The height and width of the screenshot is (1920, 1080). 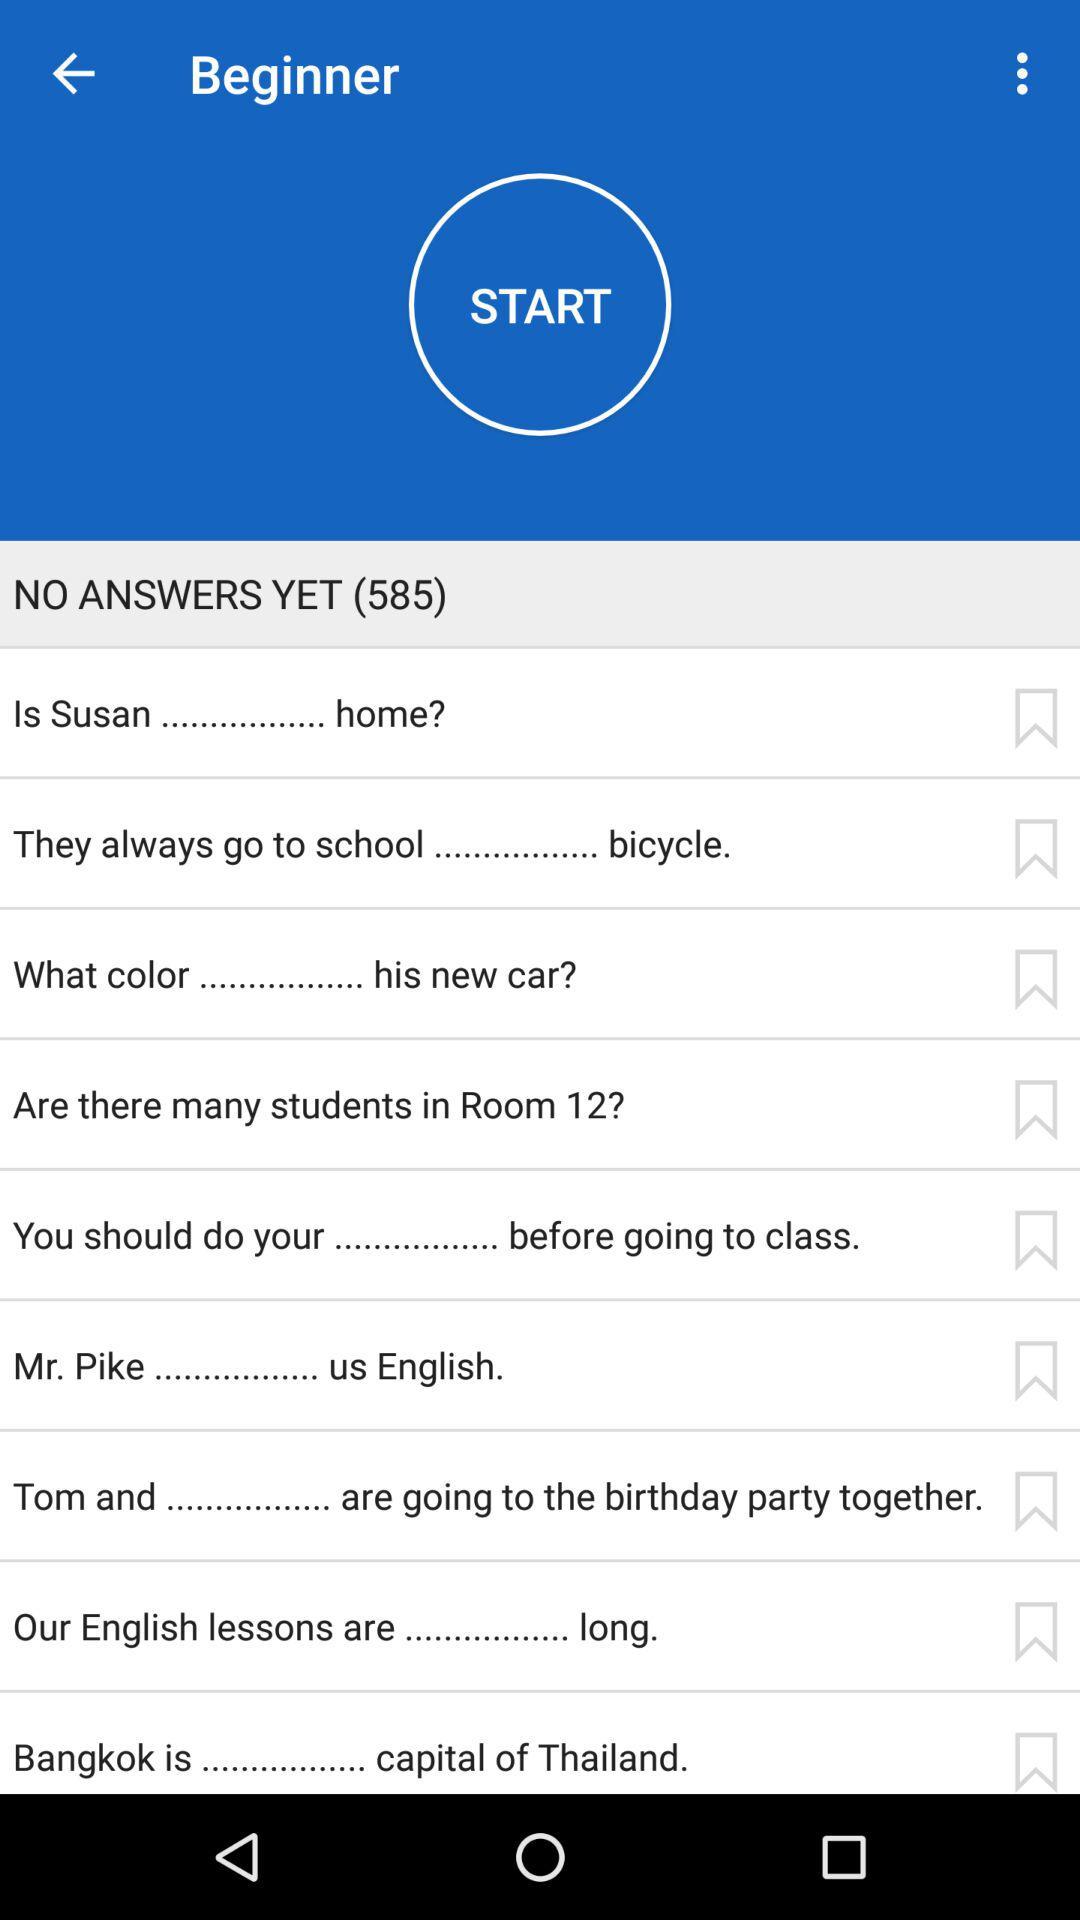 I want to click on icon to the right of they always go item, so click(x=1035, y=849).